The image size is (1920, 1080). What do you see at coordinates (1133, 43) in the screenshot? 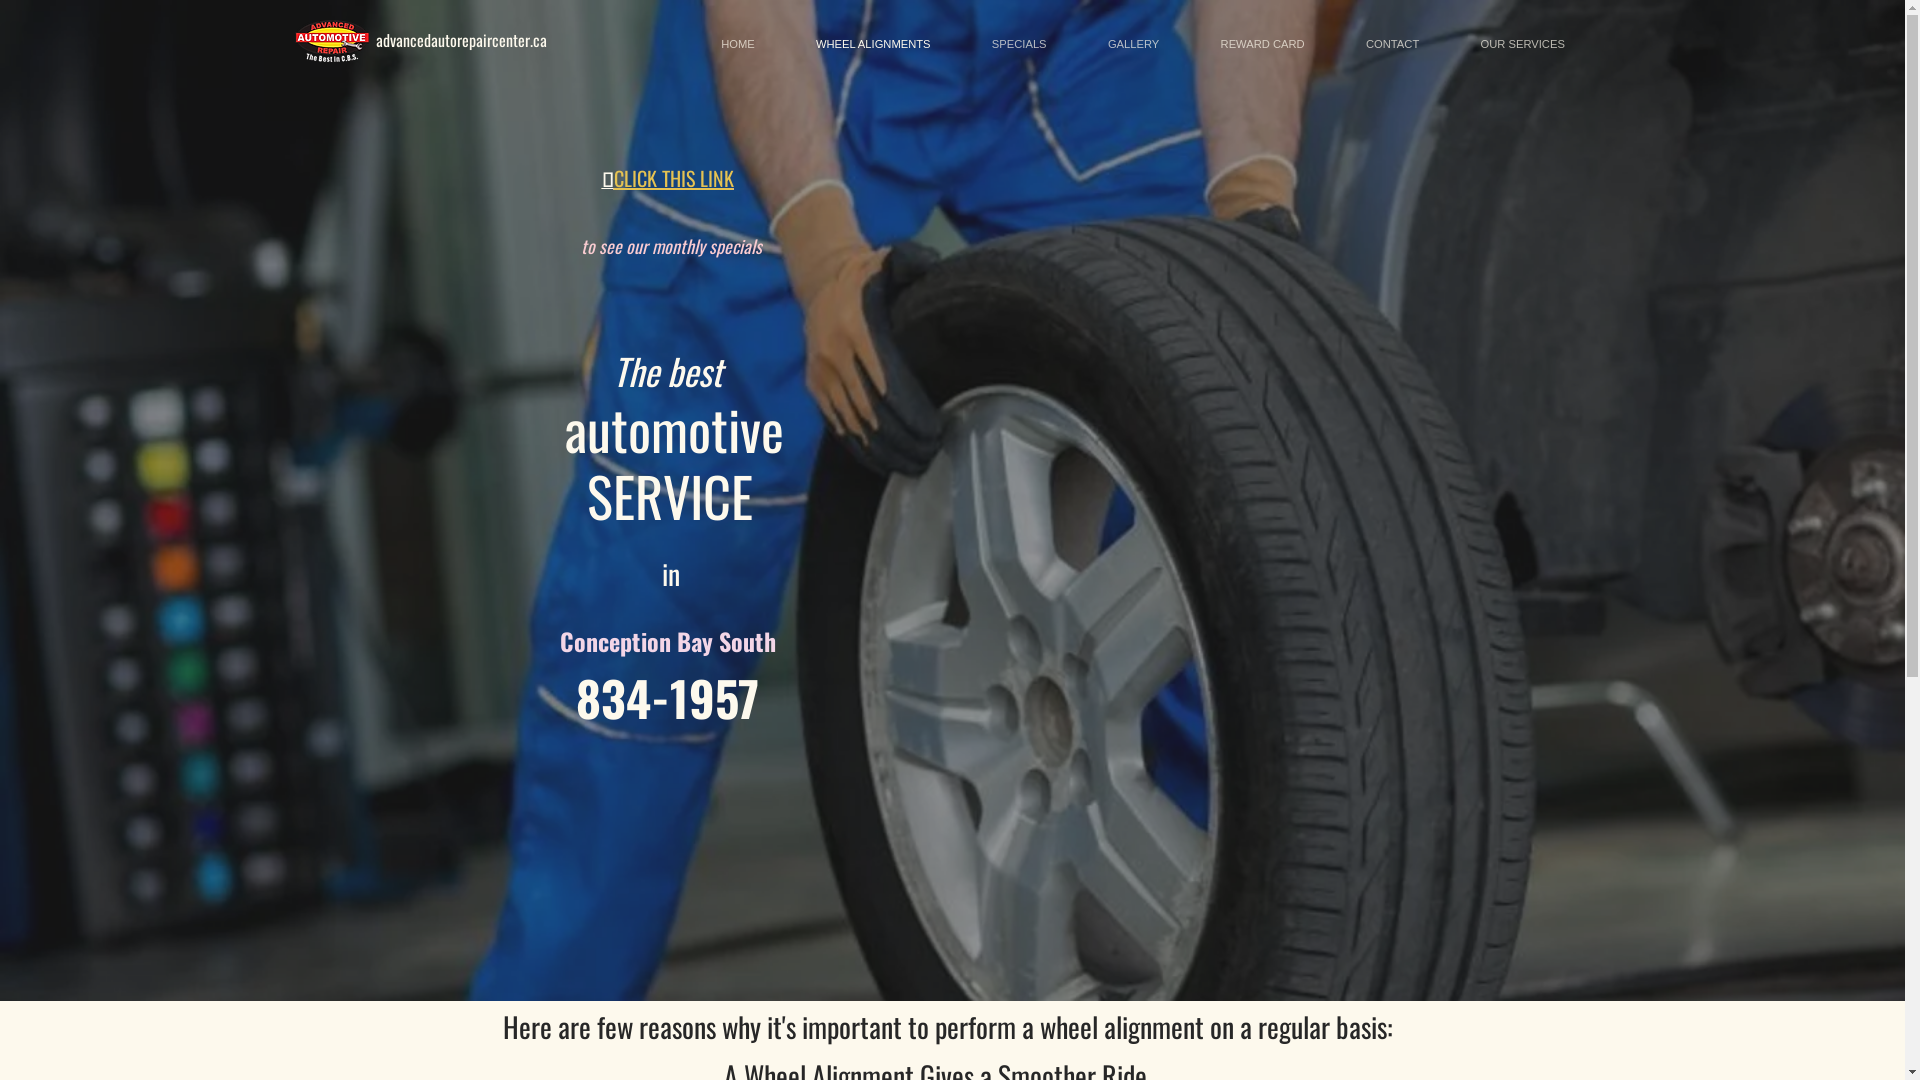
I see `'GALLERY'` at bounding box center [1133, 43].